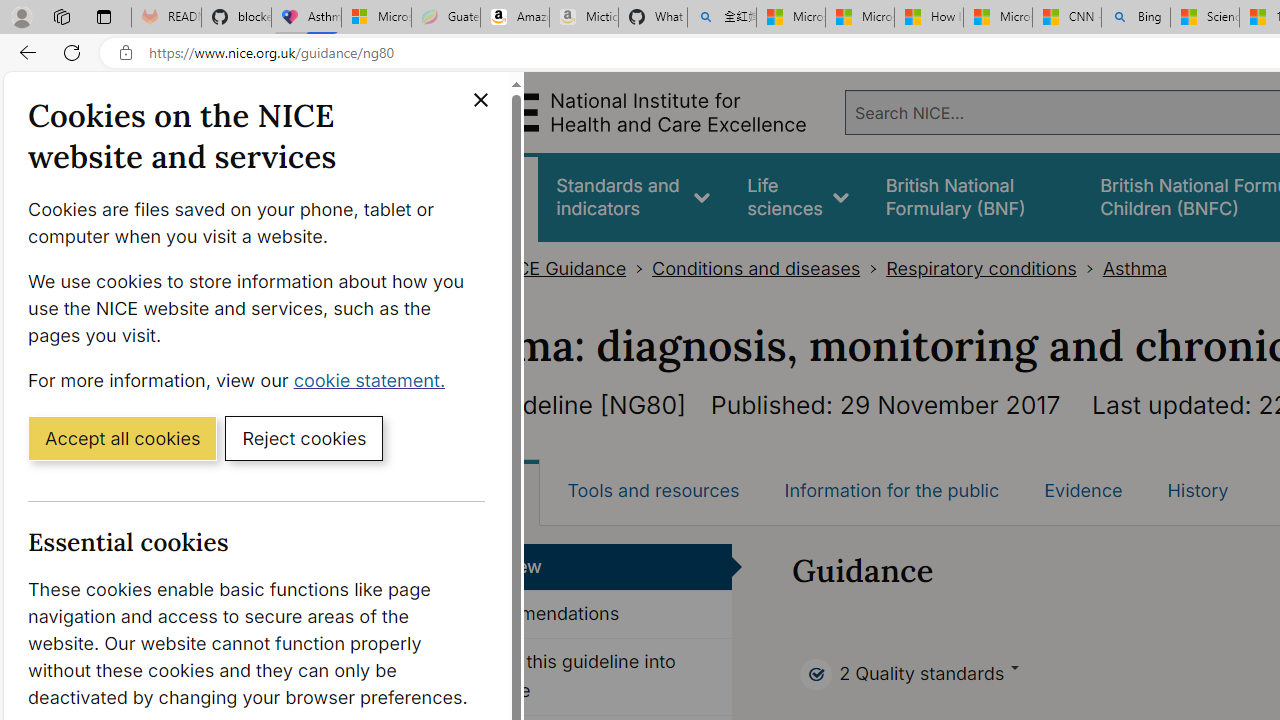  I want to click on 'cookie statement. (Opens in a new window)', so click(373, 379).